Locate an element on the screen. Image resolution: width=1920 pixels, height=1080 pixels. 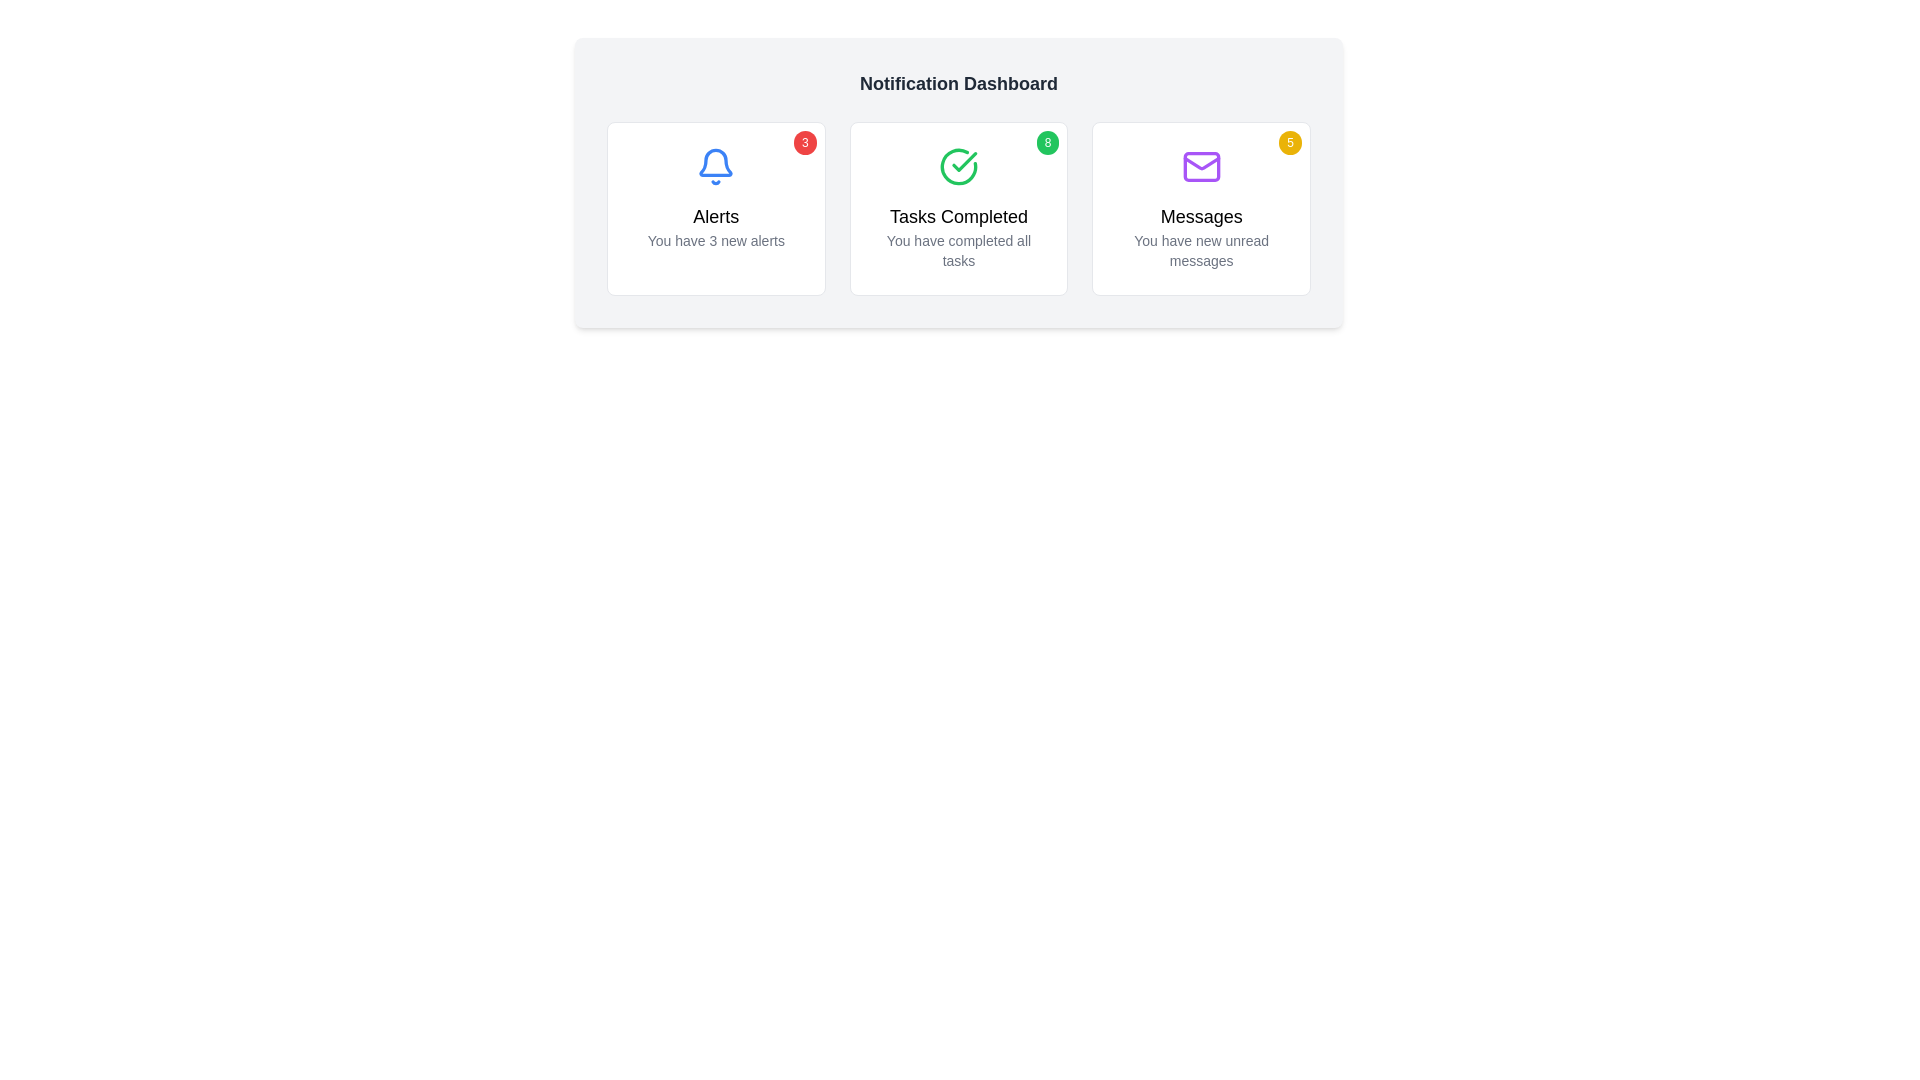
the checkmark graphic icon indicating successful task completion, located on the second card in the 'Tasks Completed' section is located at coordinates (964, 161).